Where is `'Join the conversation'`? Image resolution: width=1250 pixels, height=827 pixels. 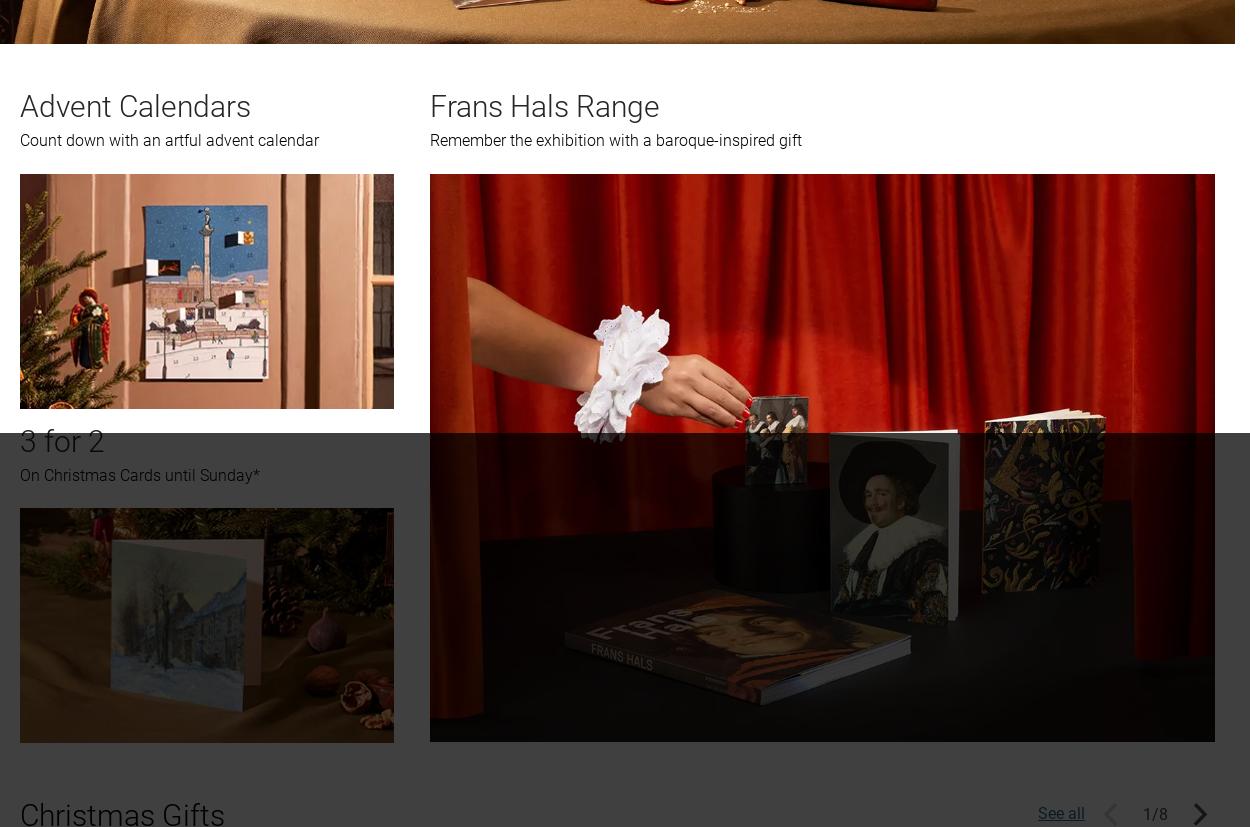
'Join the conversation' is located at coordinates (111, 757).